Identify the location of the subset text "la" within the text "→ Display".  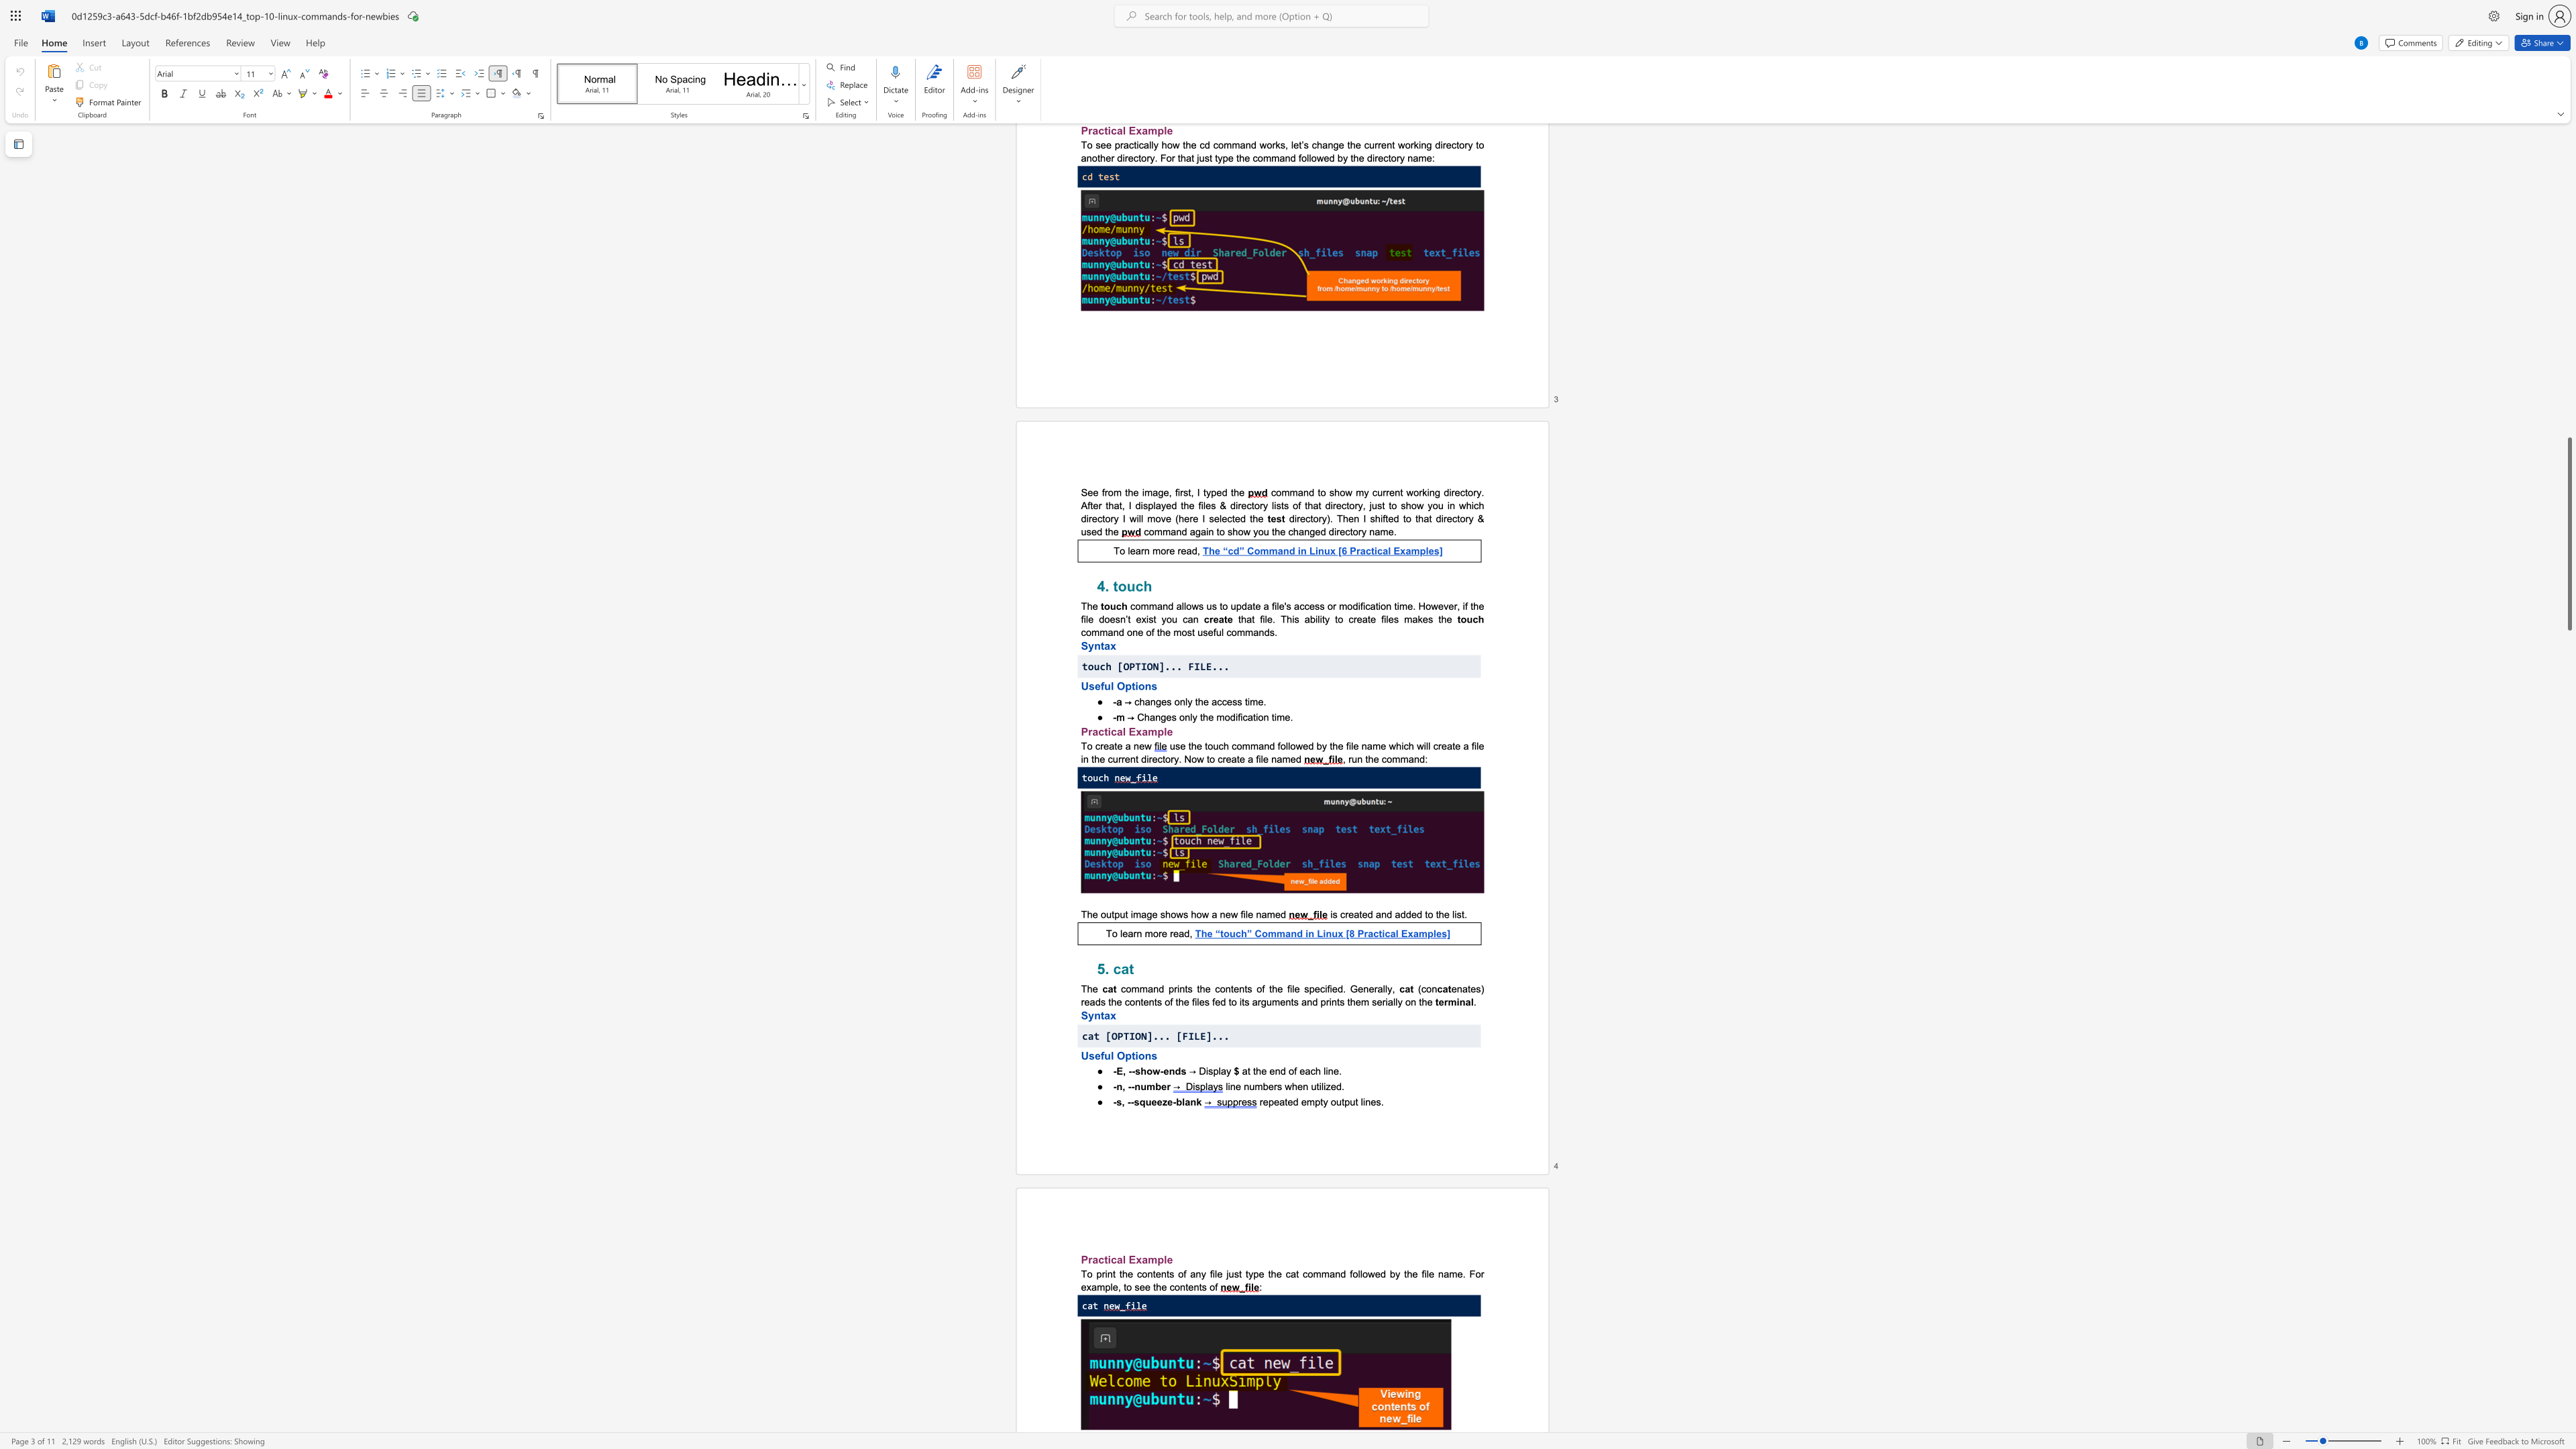
(1218, 1071).